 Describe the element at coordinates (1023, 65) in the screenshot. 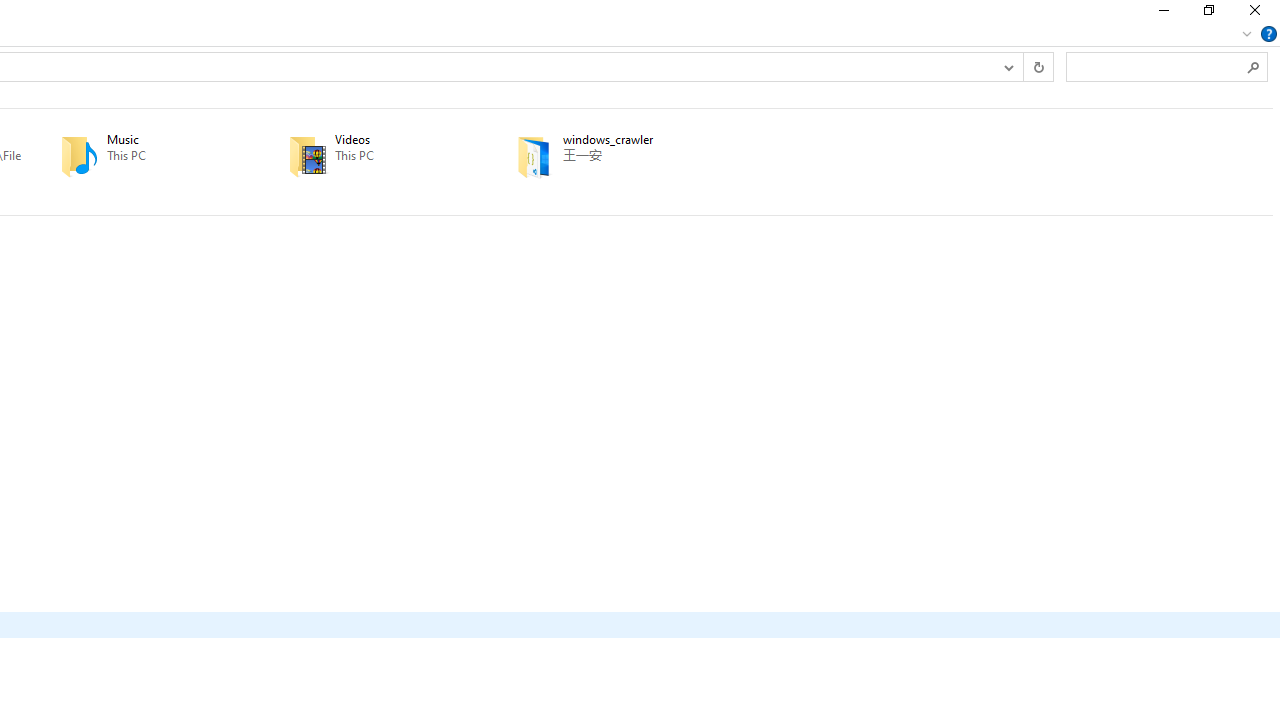

I see `'Address band toolbar'` at that location.